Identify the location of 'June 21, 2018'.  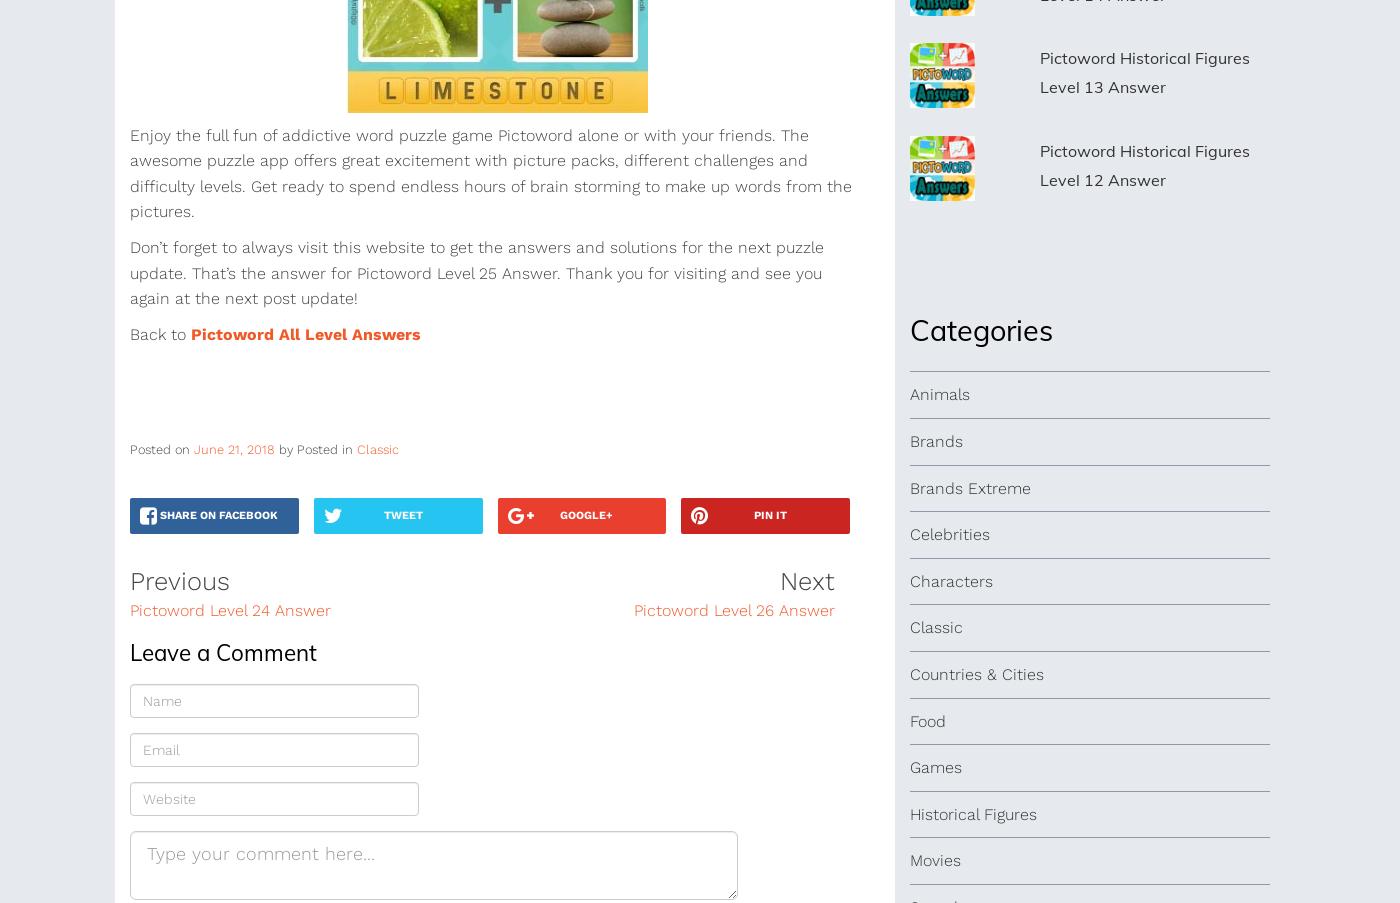
(234, 448).